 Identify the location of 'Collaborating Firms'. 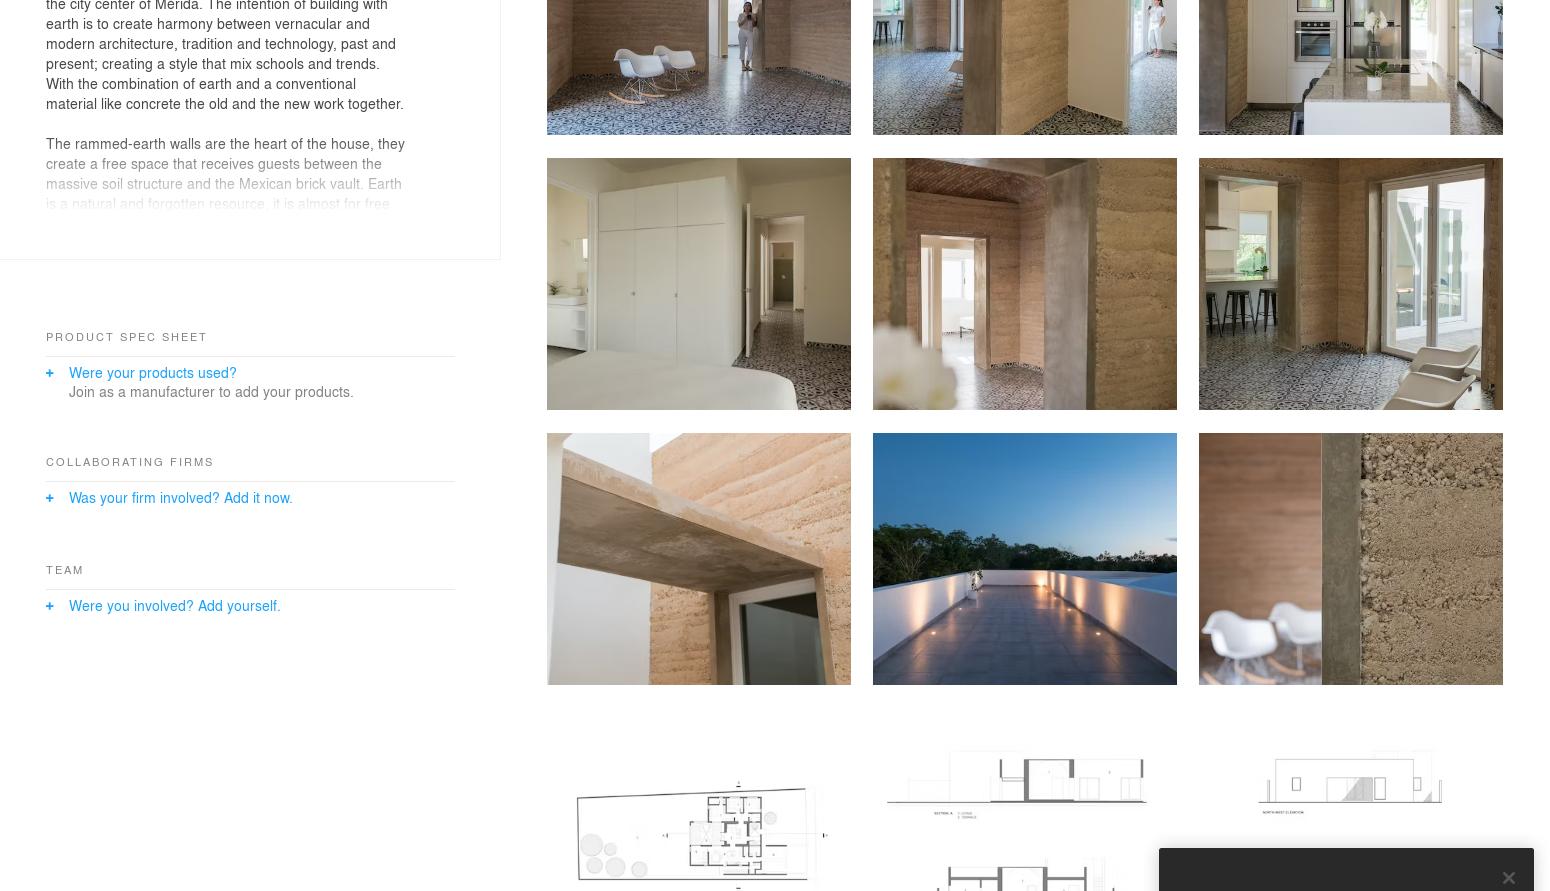
(130, 459).